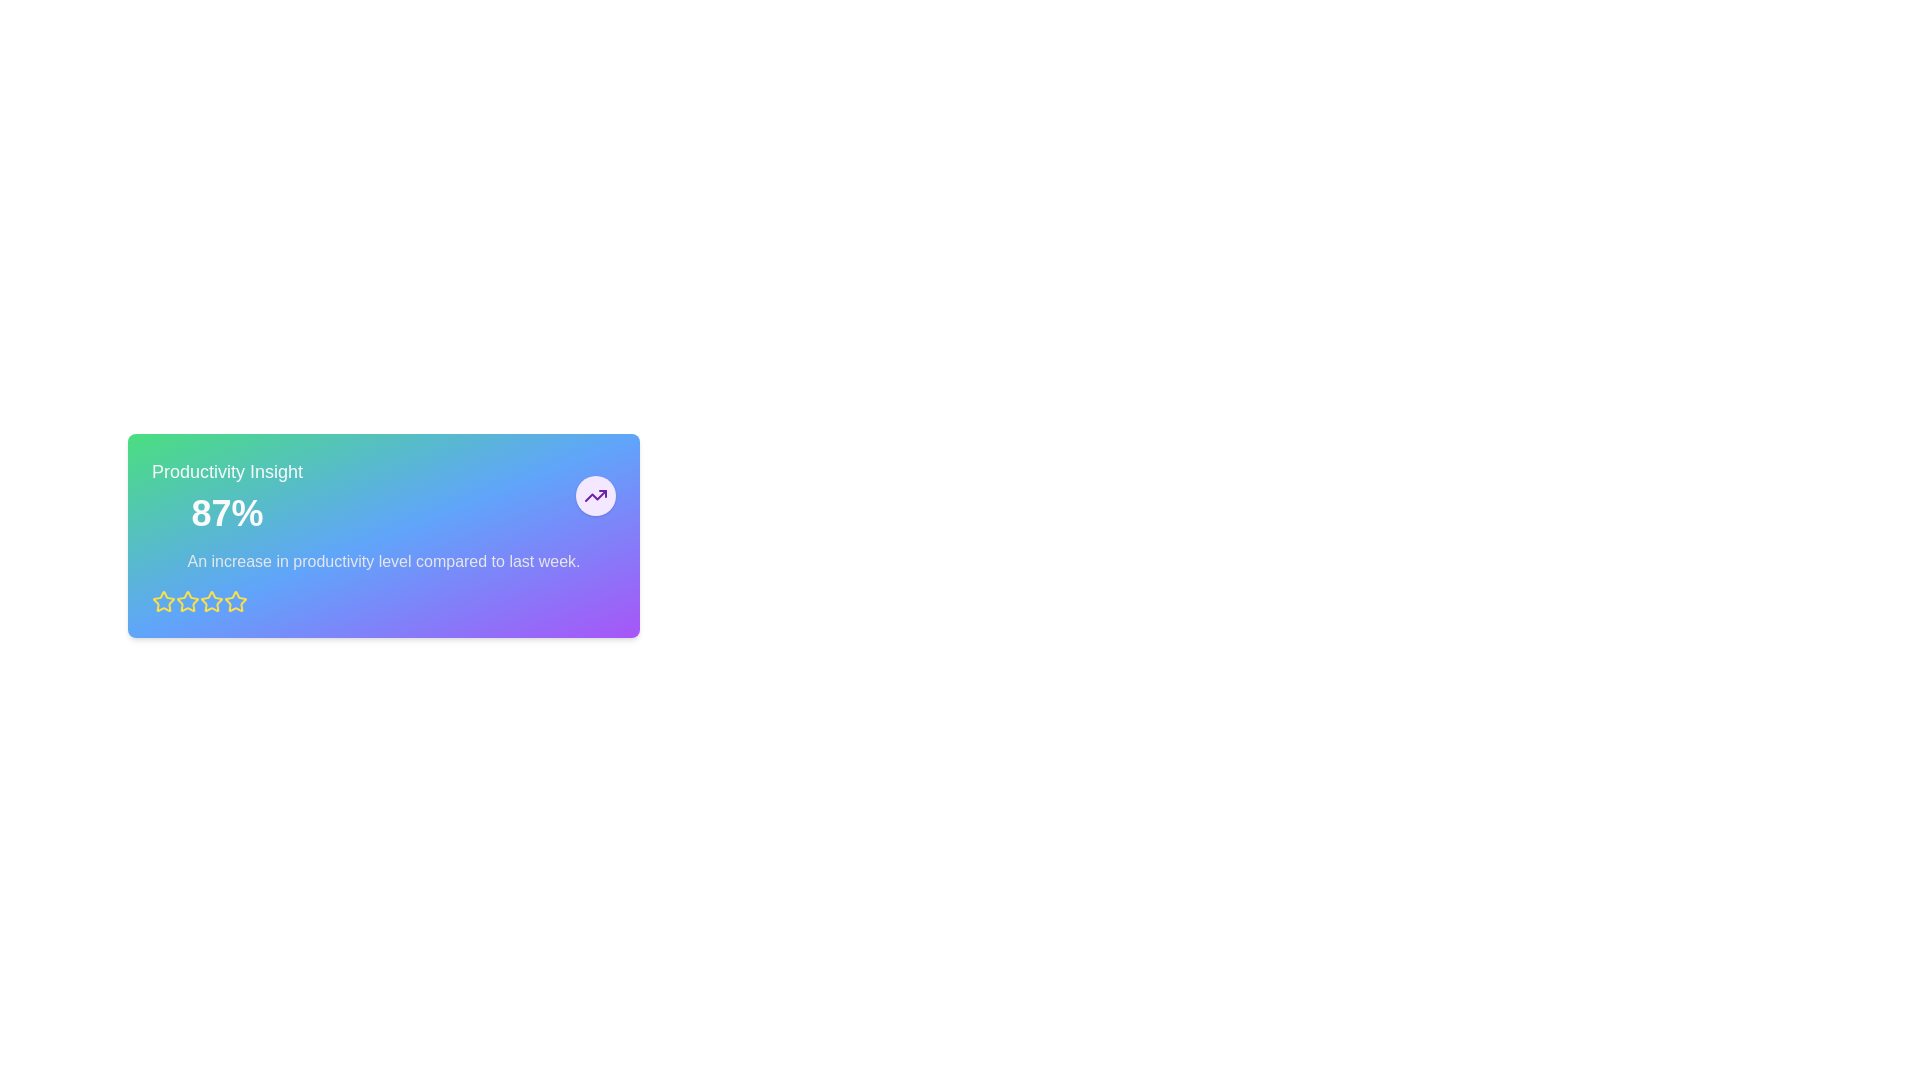  What do you see at coordinates (235, 600) in the screenshot?
I see `the third star in the star-based rating system, which is part of a five-level rating scale, located in the bottom left quadrant of the card with a gradient background` at bounding box center [235, 600].